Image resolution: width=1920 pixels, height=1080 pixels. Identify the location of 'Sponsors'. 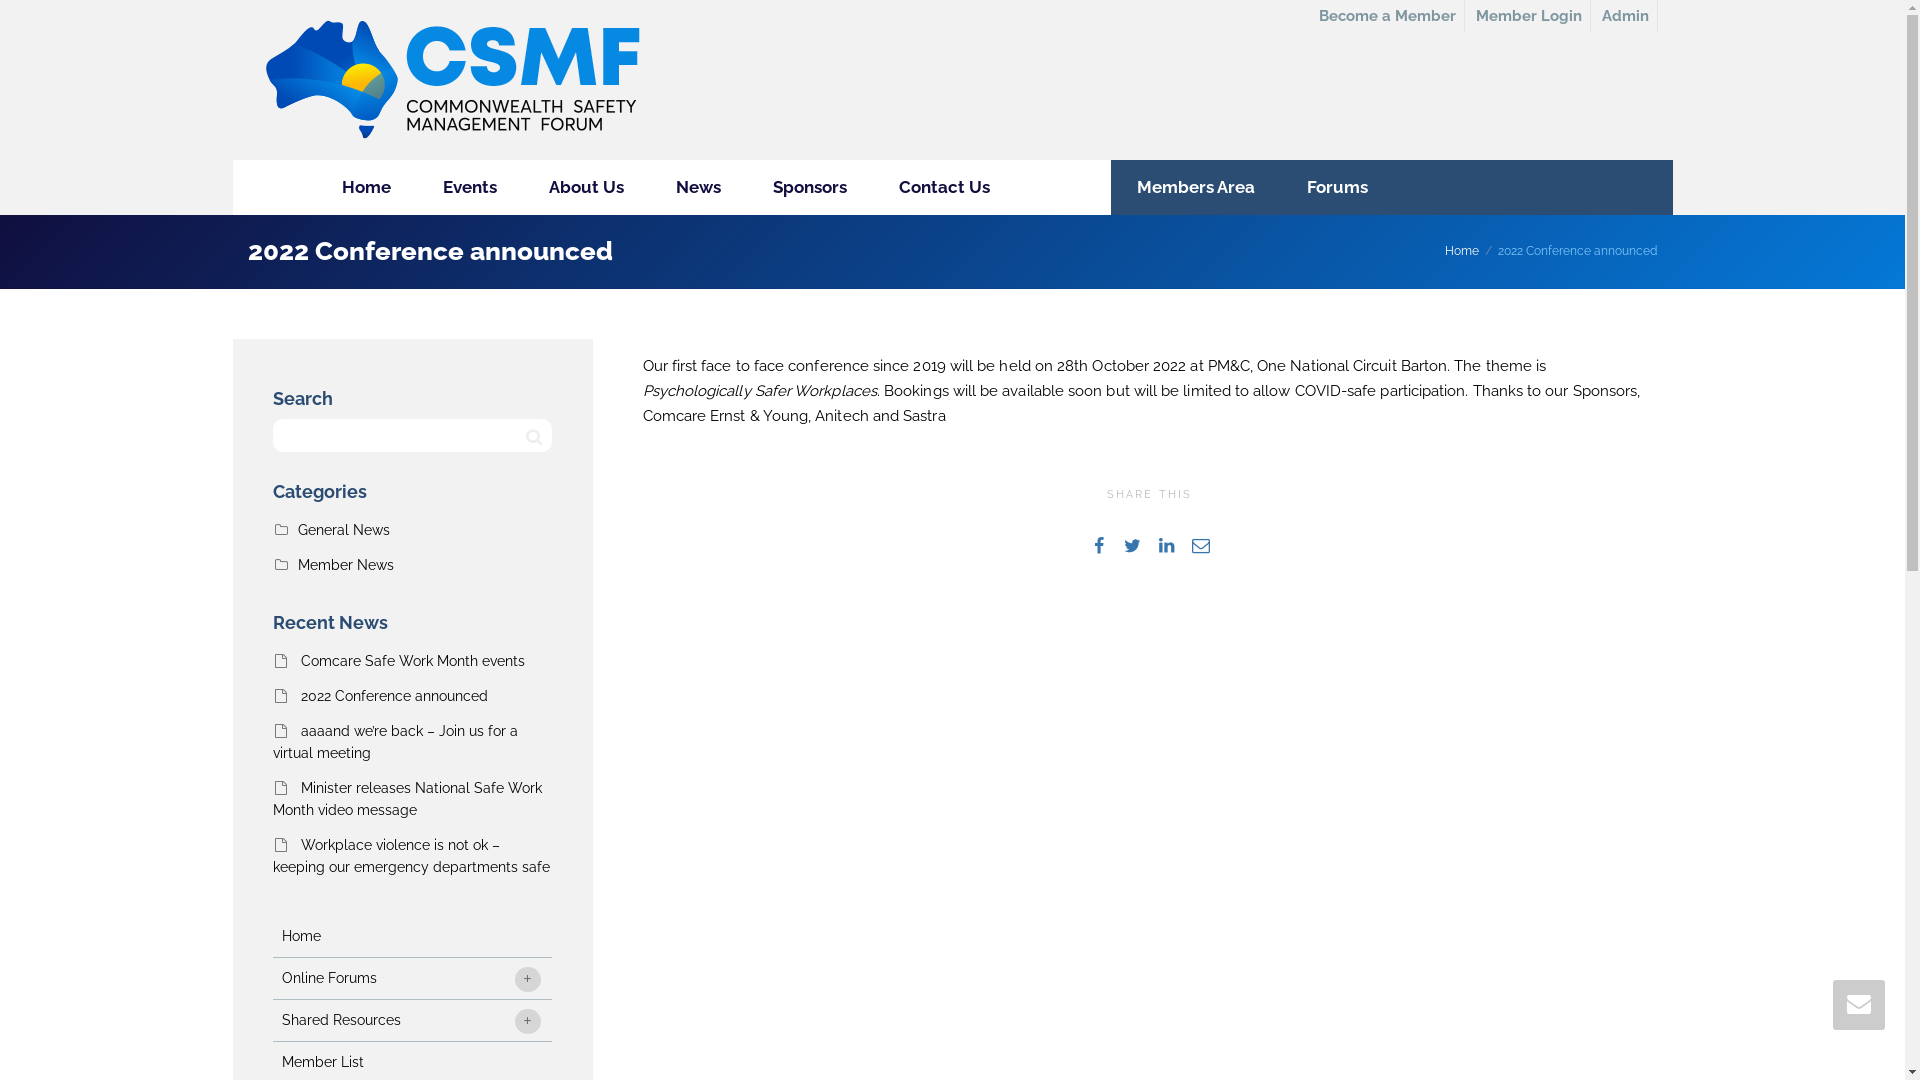
(809, 187).